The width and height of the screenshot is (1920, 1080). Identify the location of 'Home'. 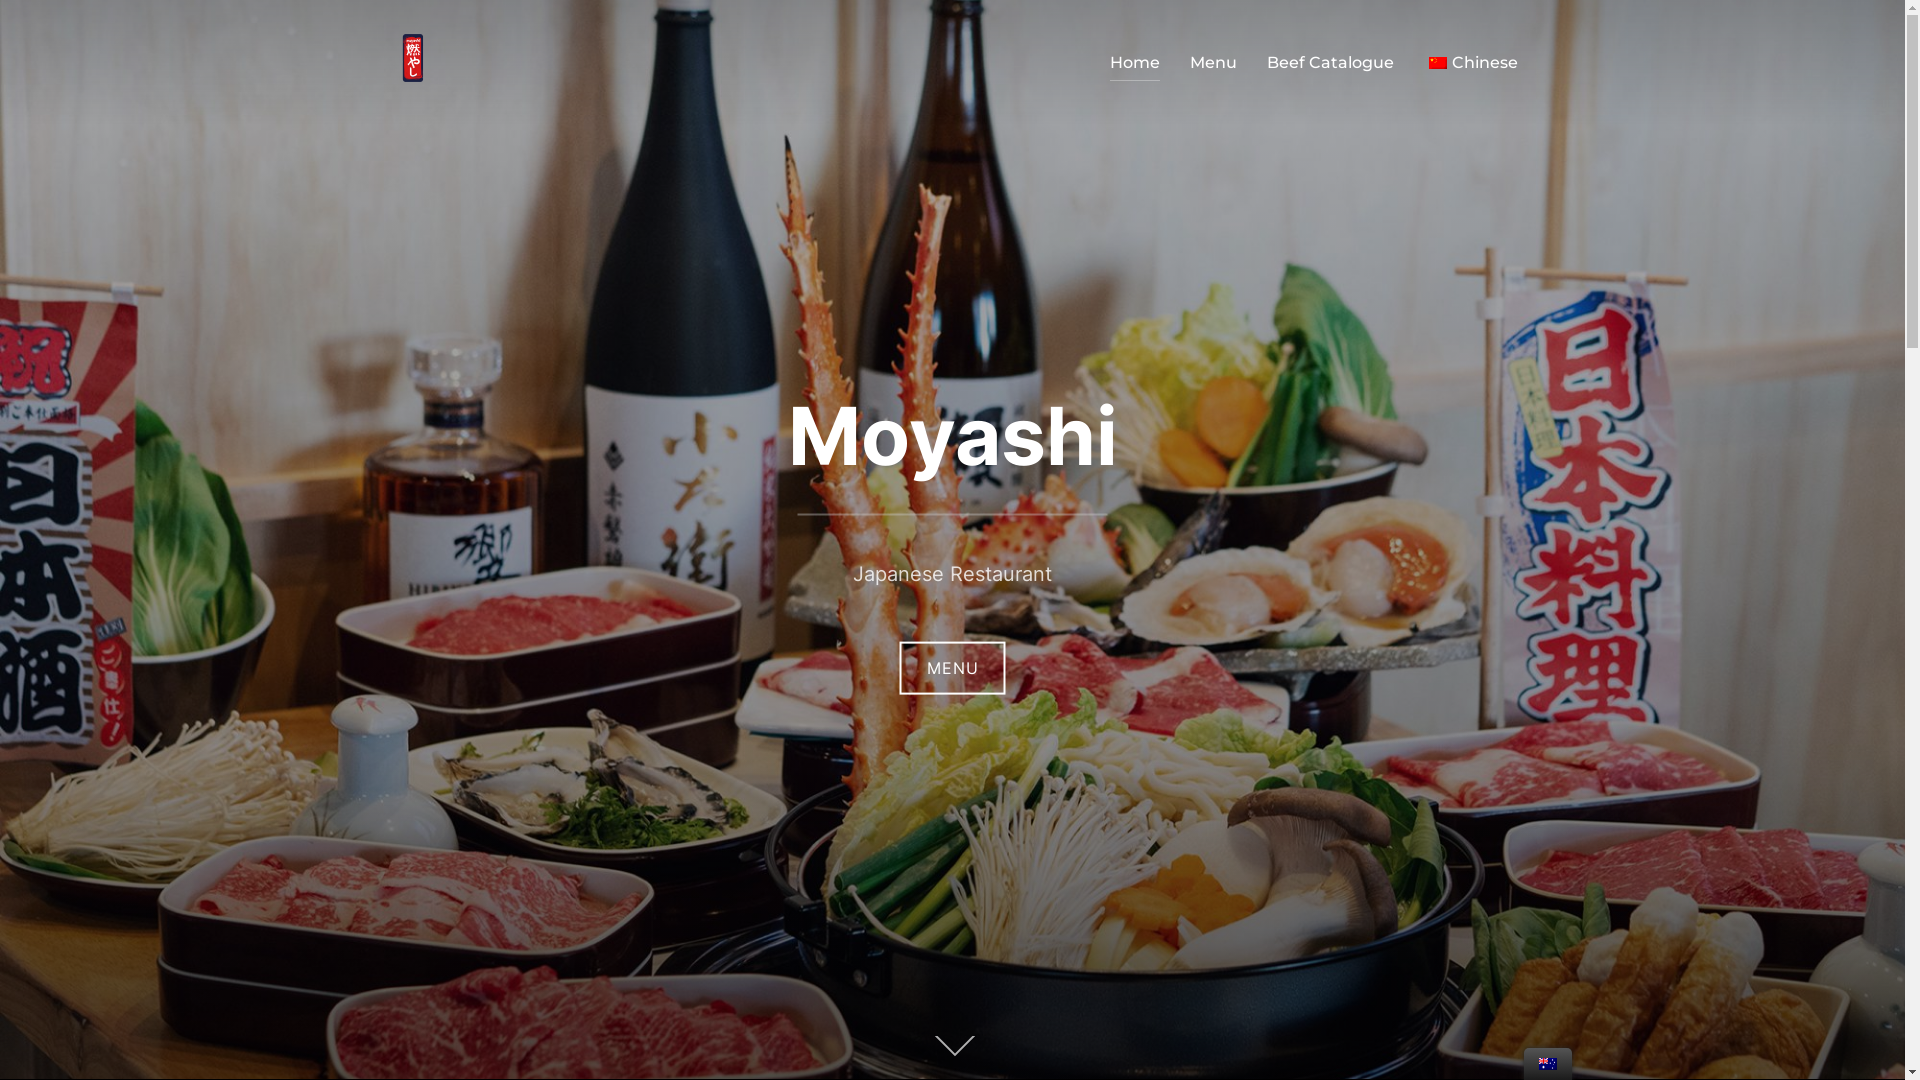
(1134, 61).